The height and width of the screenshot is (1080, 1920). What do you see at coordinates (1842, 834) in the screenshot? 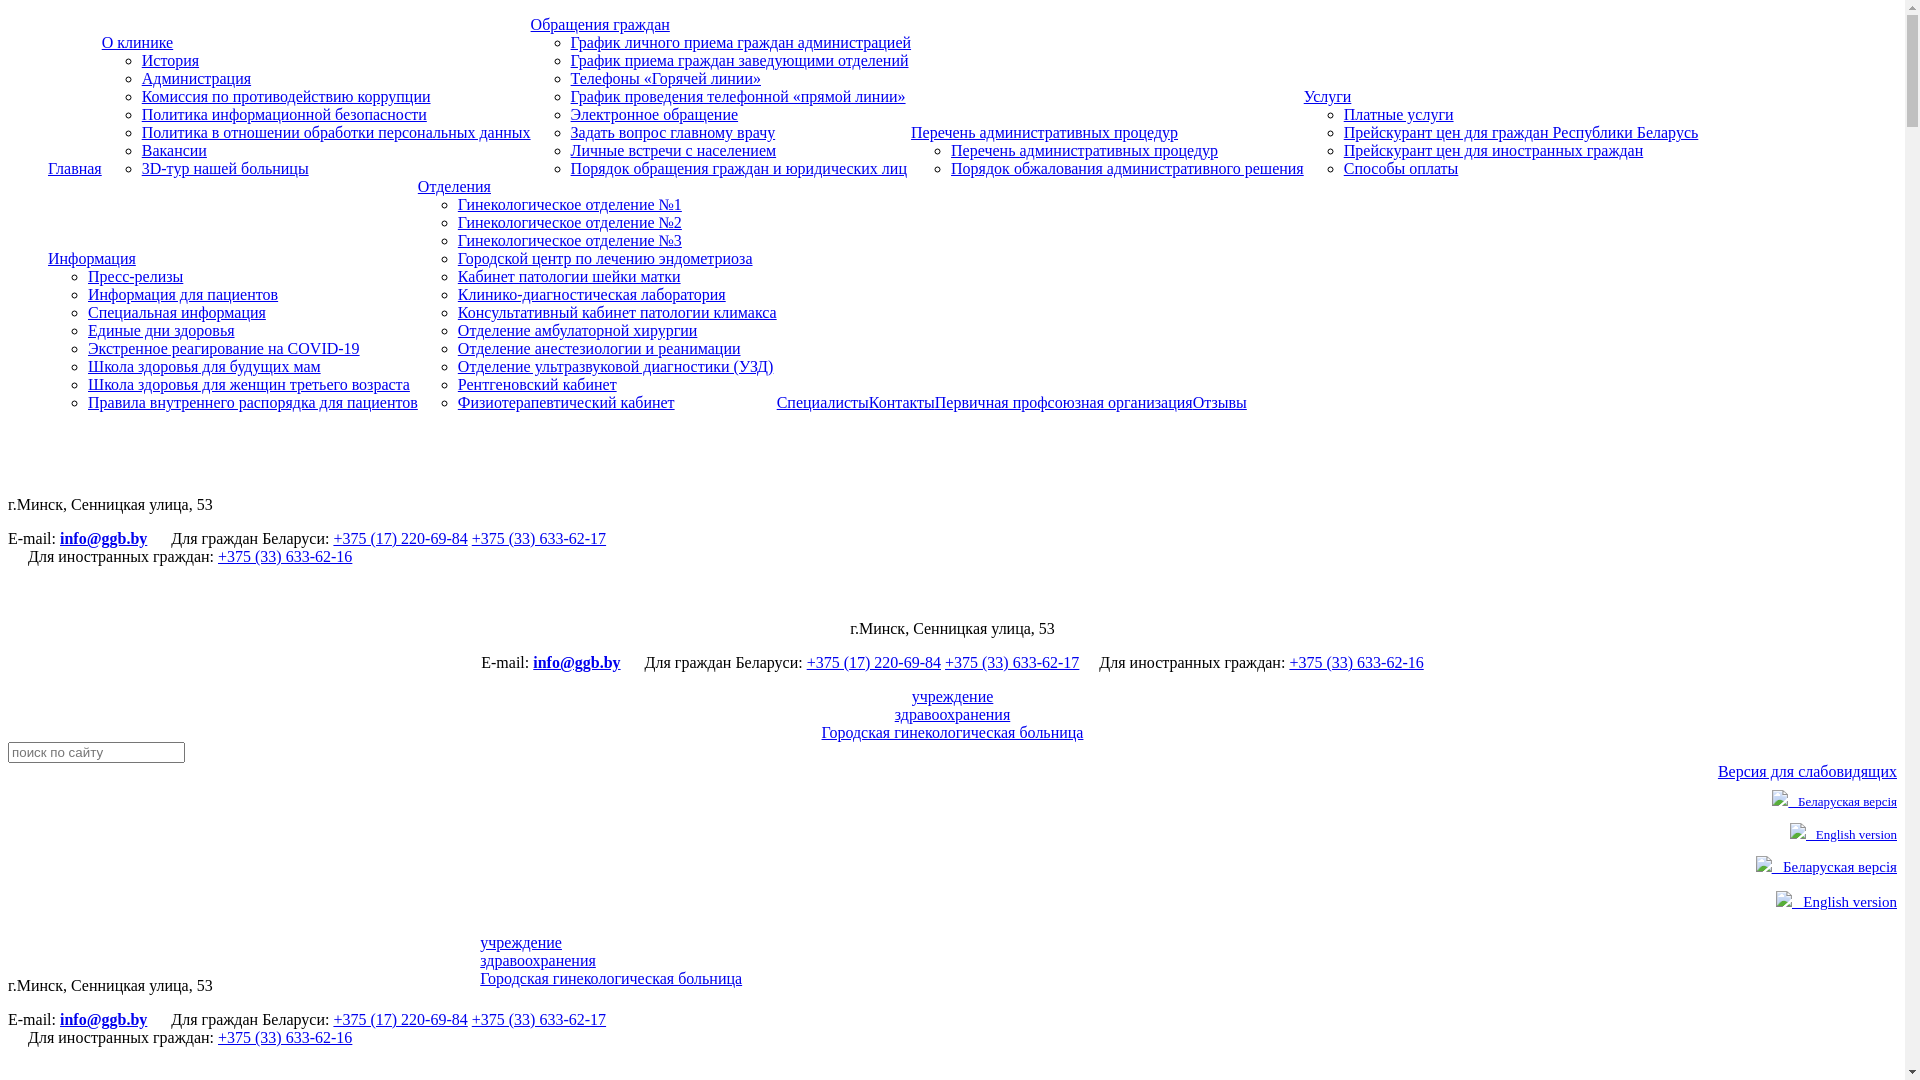
I see `'   English version'` at bounding box center [1842, 834].